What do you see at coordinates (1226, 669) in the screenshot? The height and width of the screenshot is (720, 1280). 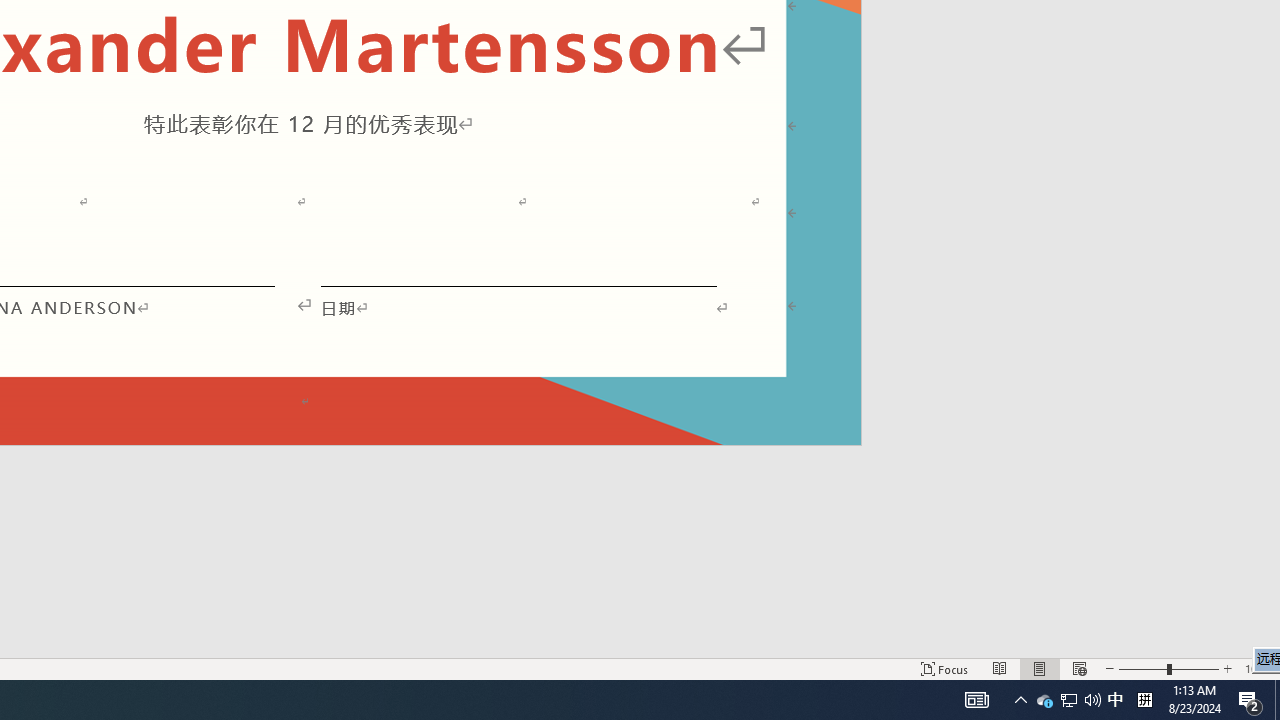 I see `'Zoom In'` at bounding box center [1226, 669].